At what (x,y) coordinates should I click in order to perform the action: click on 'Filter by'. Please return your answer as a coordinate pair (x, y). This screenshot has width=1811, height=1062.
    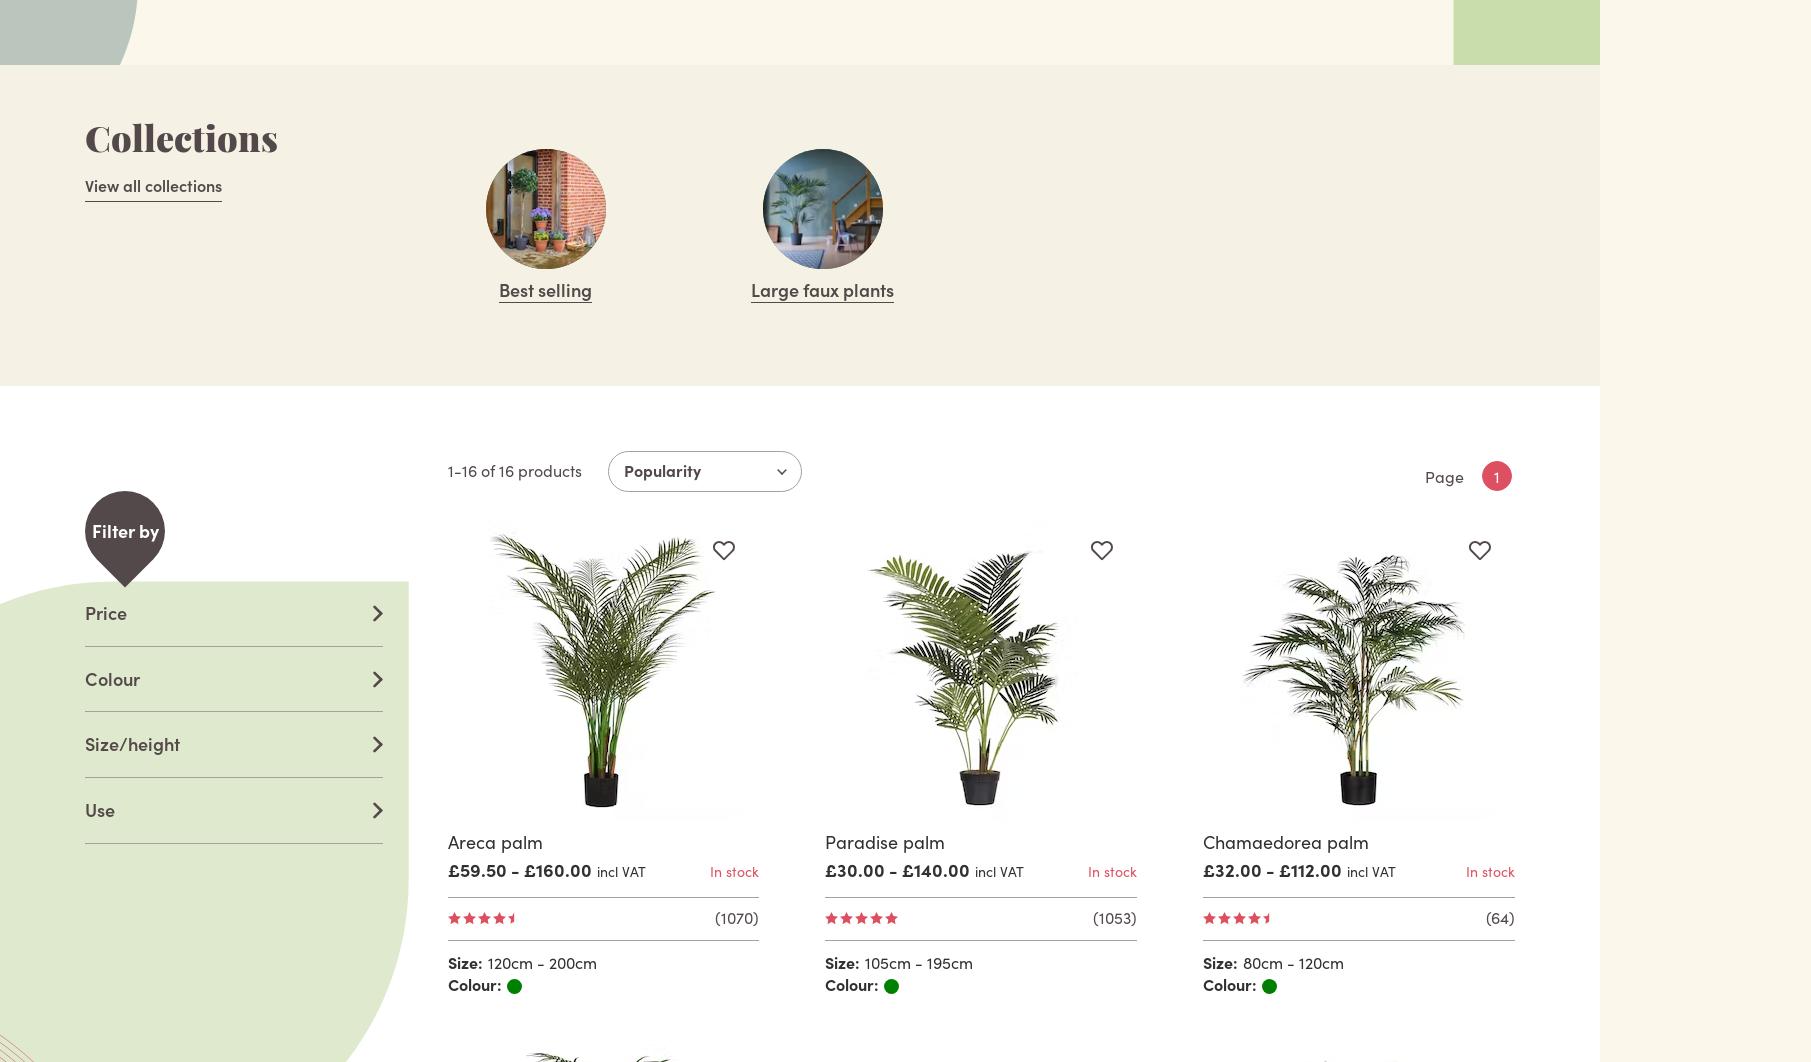
    Looking at the image, I should click on (123, 529).